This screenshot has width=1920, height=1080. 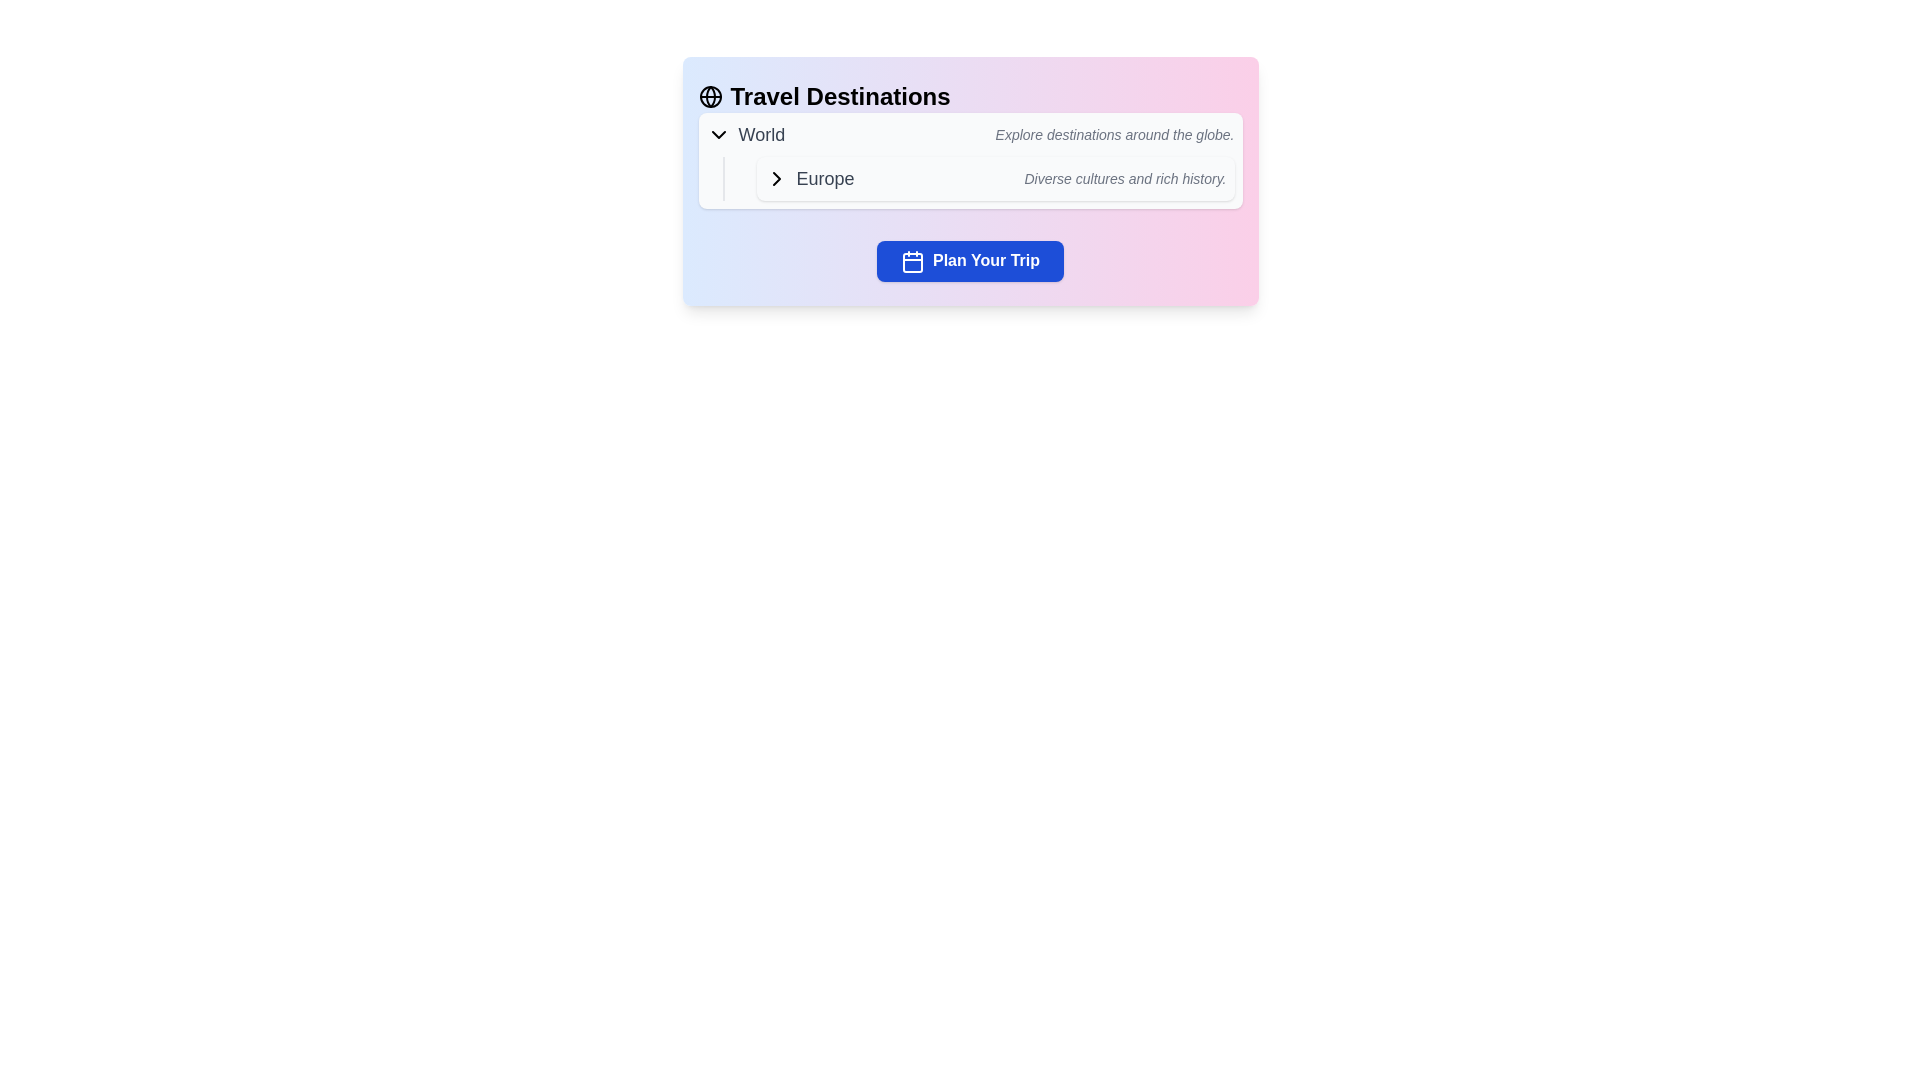 What do you see at coordinates (760, 135) in the screenshot?
I see `the text label 'World' which is styled with a larger font size and gray color, located next to a dropdown arrow in the 'Travel Destinations' menu` at bounding box center [760, 135].